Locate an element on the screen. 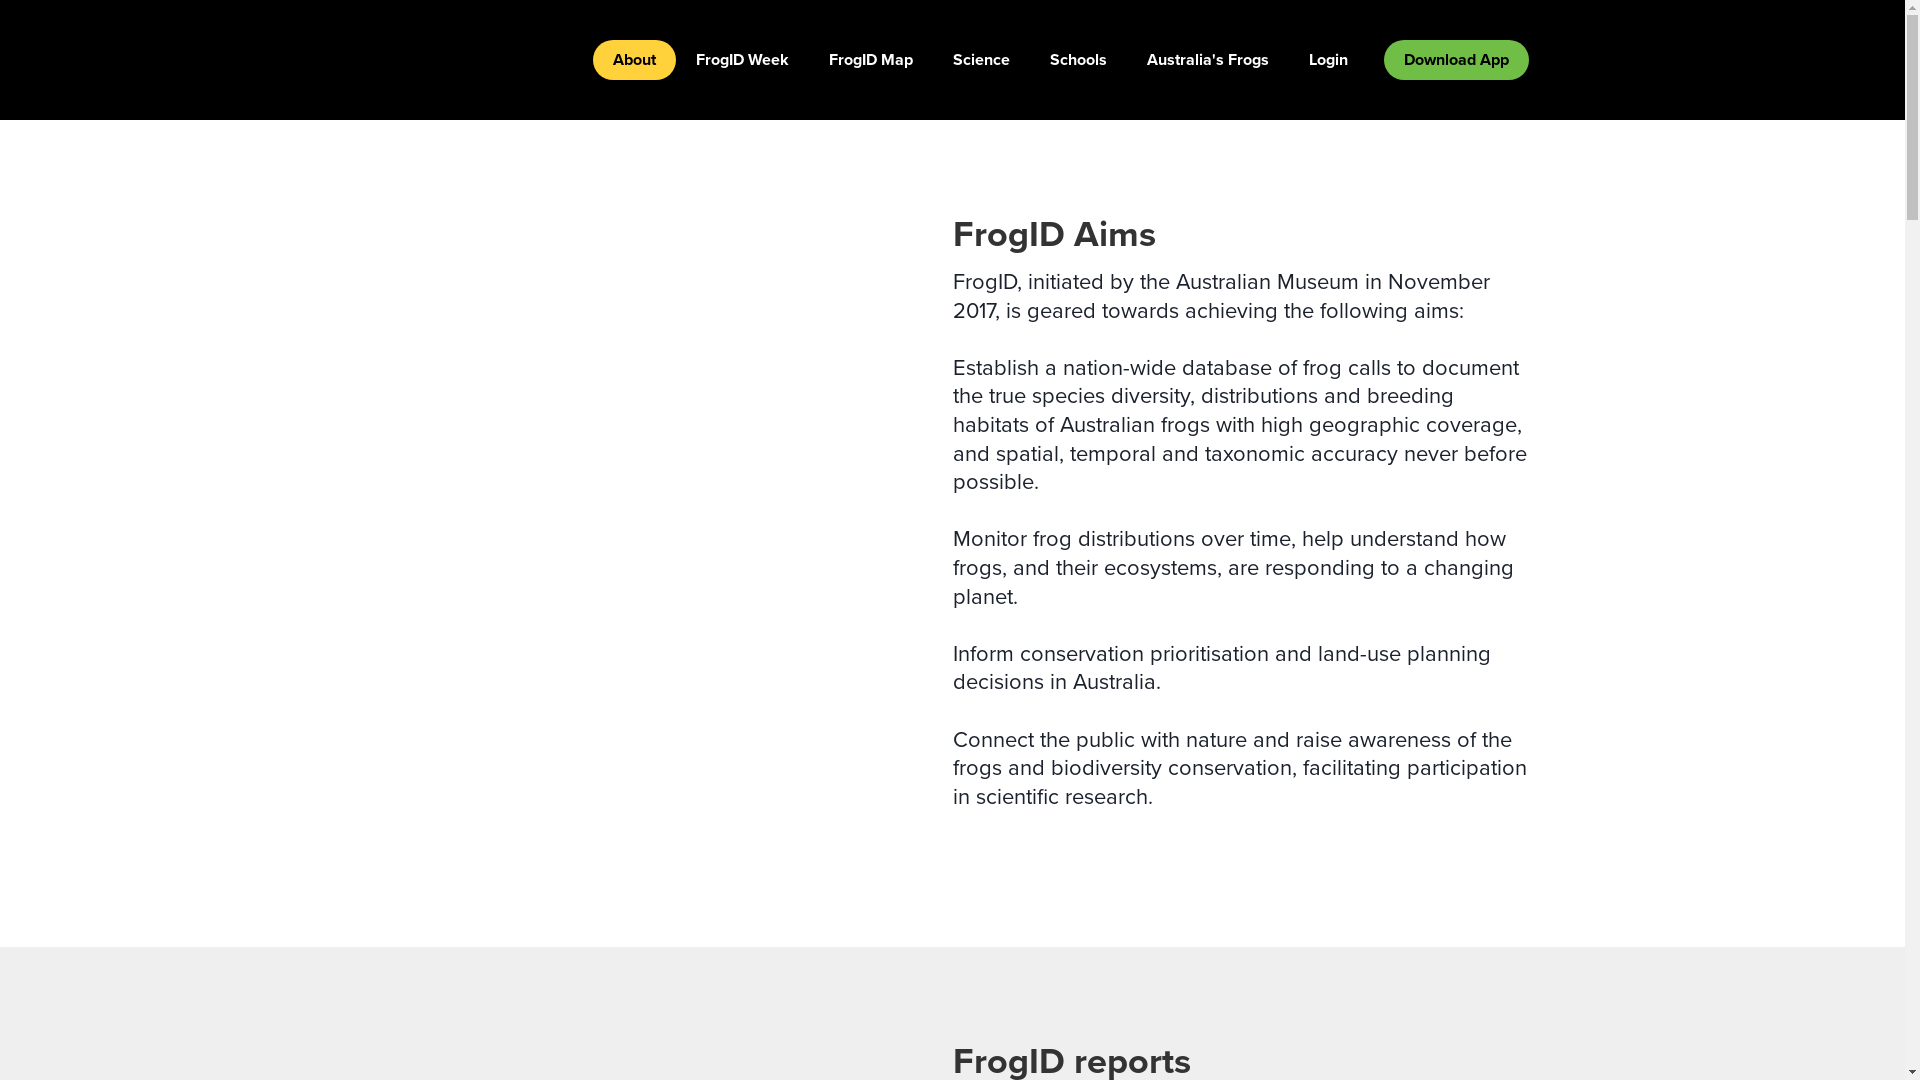 This screenshot has width=1920, height=1080. 'Schools' is located at coordinates (1077, 59).